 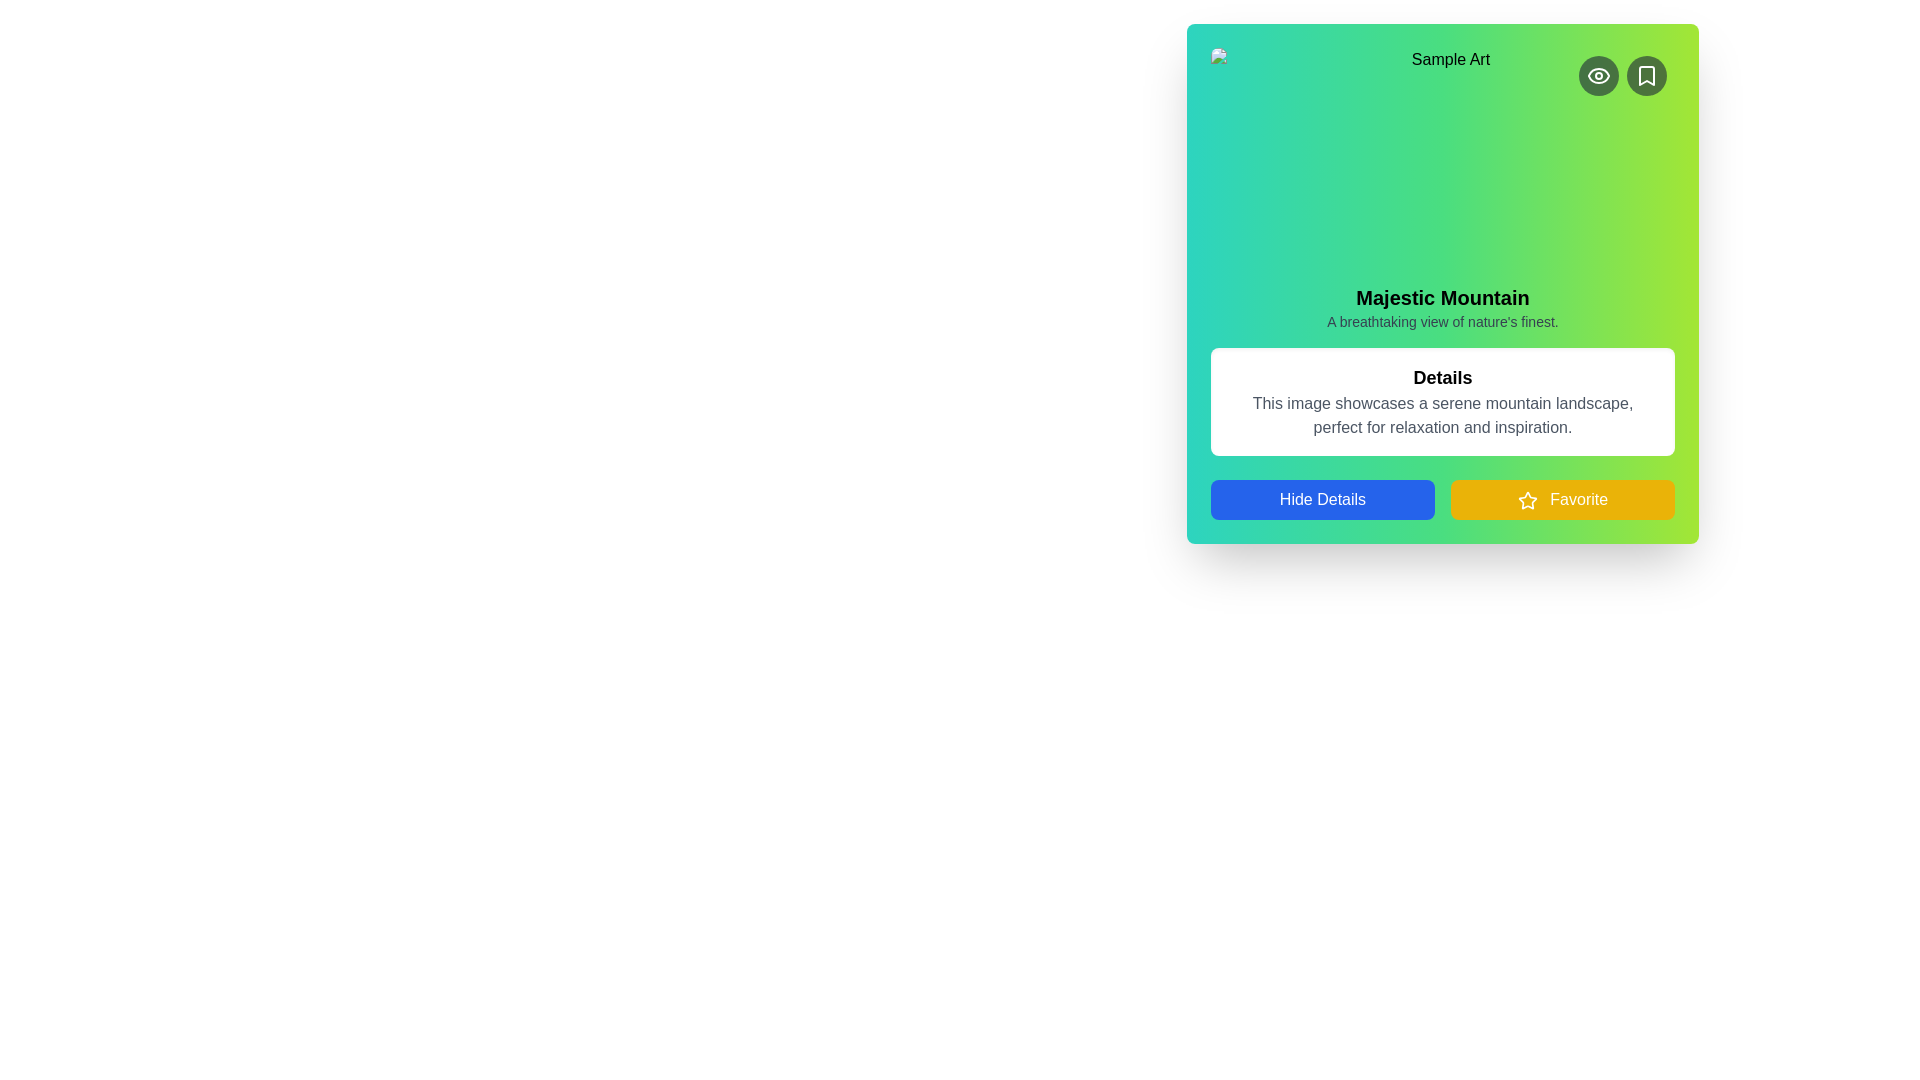 I want to click on the bookmarking icon located at the top-right of the card, so click(x=1646, y=75).